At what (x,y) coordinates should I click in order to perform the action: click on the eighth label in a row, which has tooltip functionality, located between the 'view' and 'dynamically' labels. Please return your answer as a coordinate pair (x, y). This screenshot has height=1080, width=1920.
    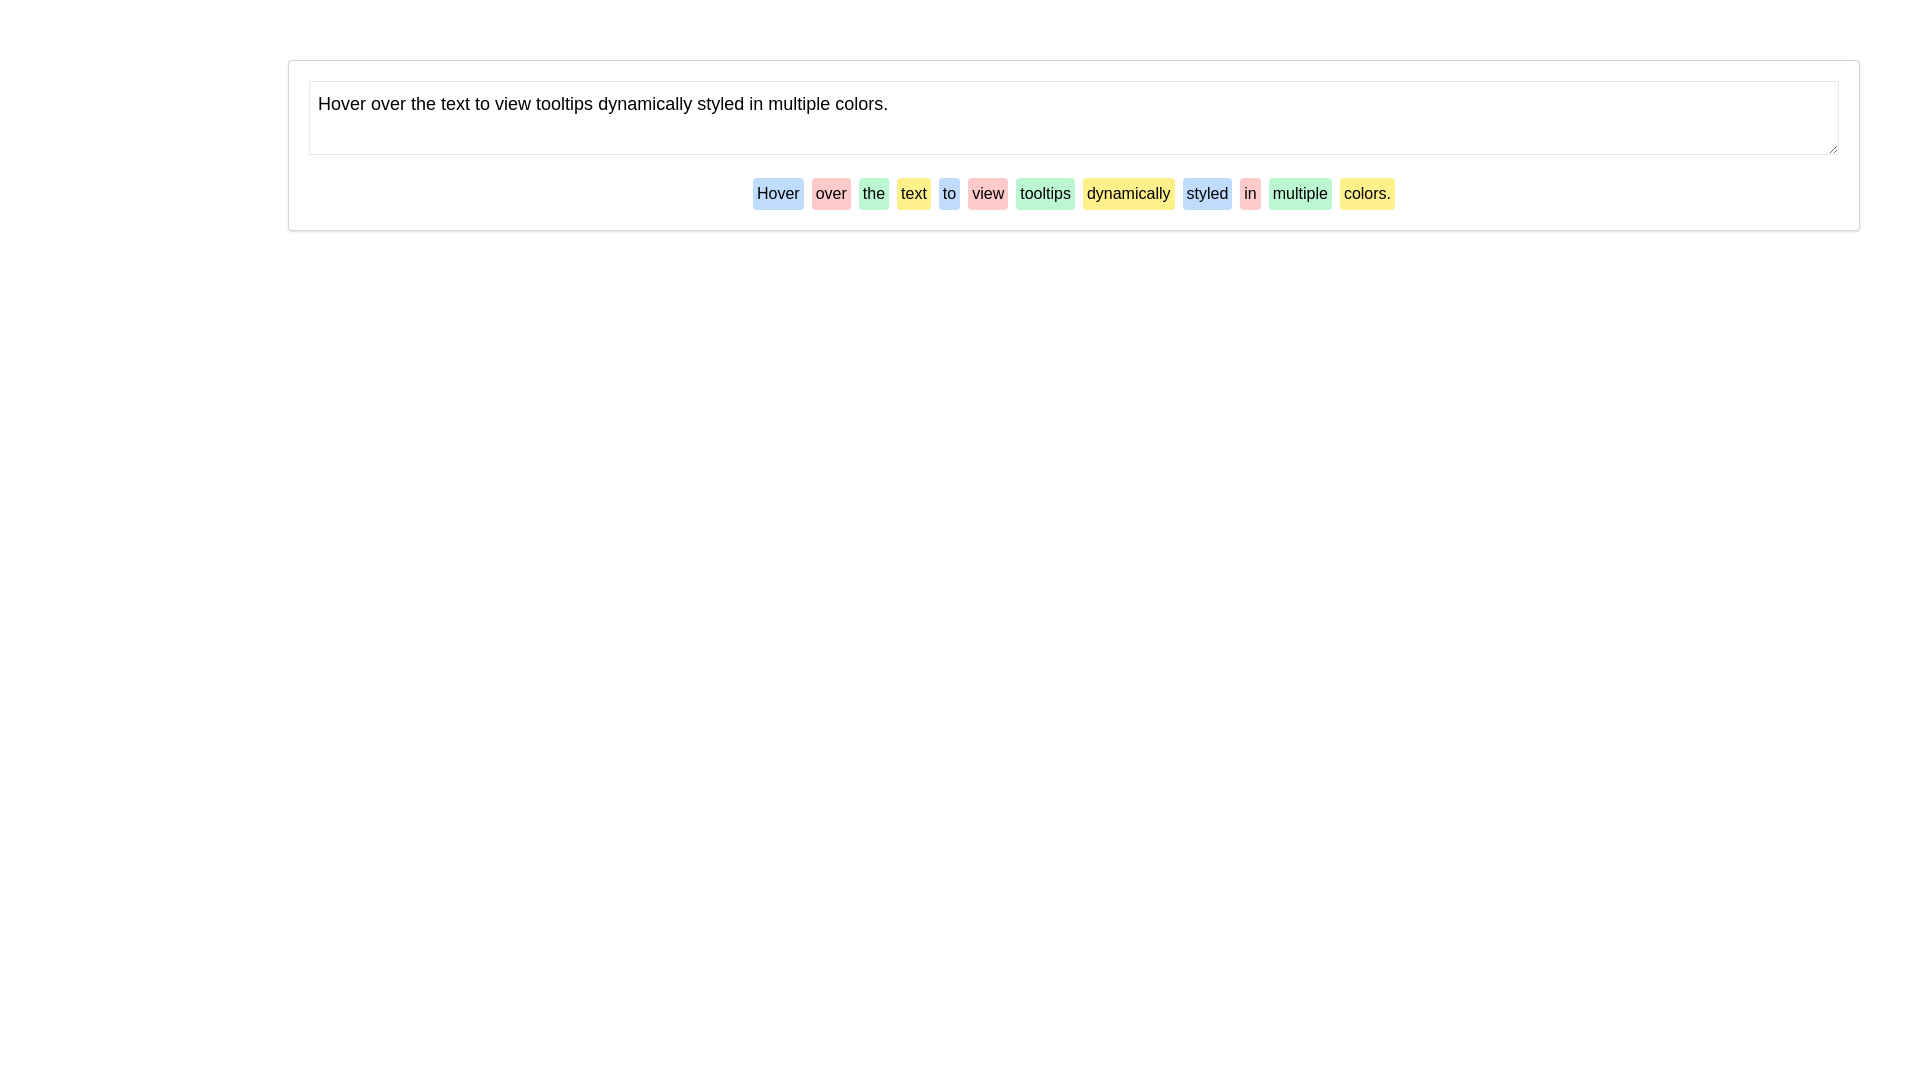
    Looking at the image, I should click on (1044, 193).